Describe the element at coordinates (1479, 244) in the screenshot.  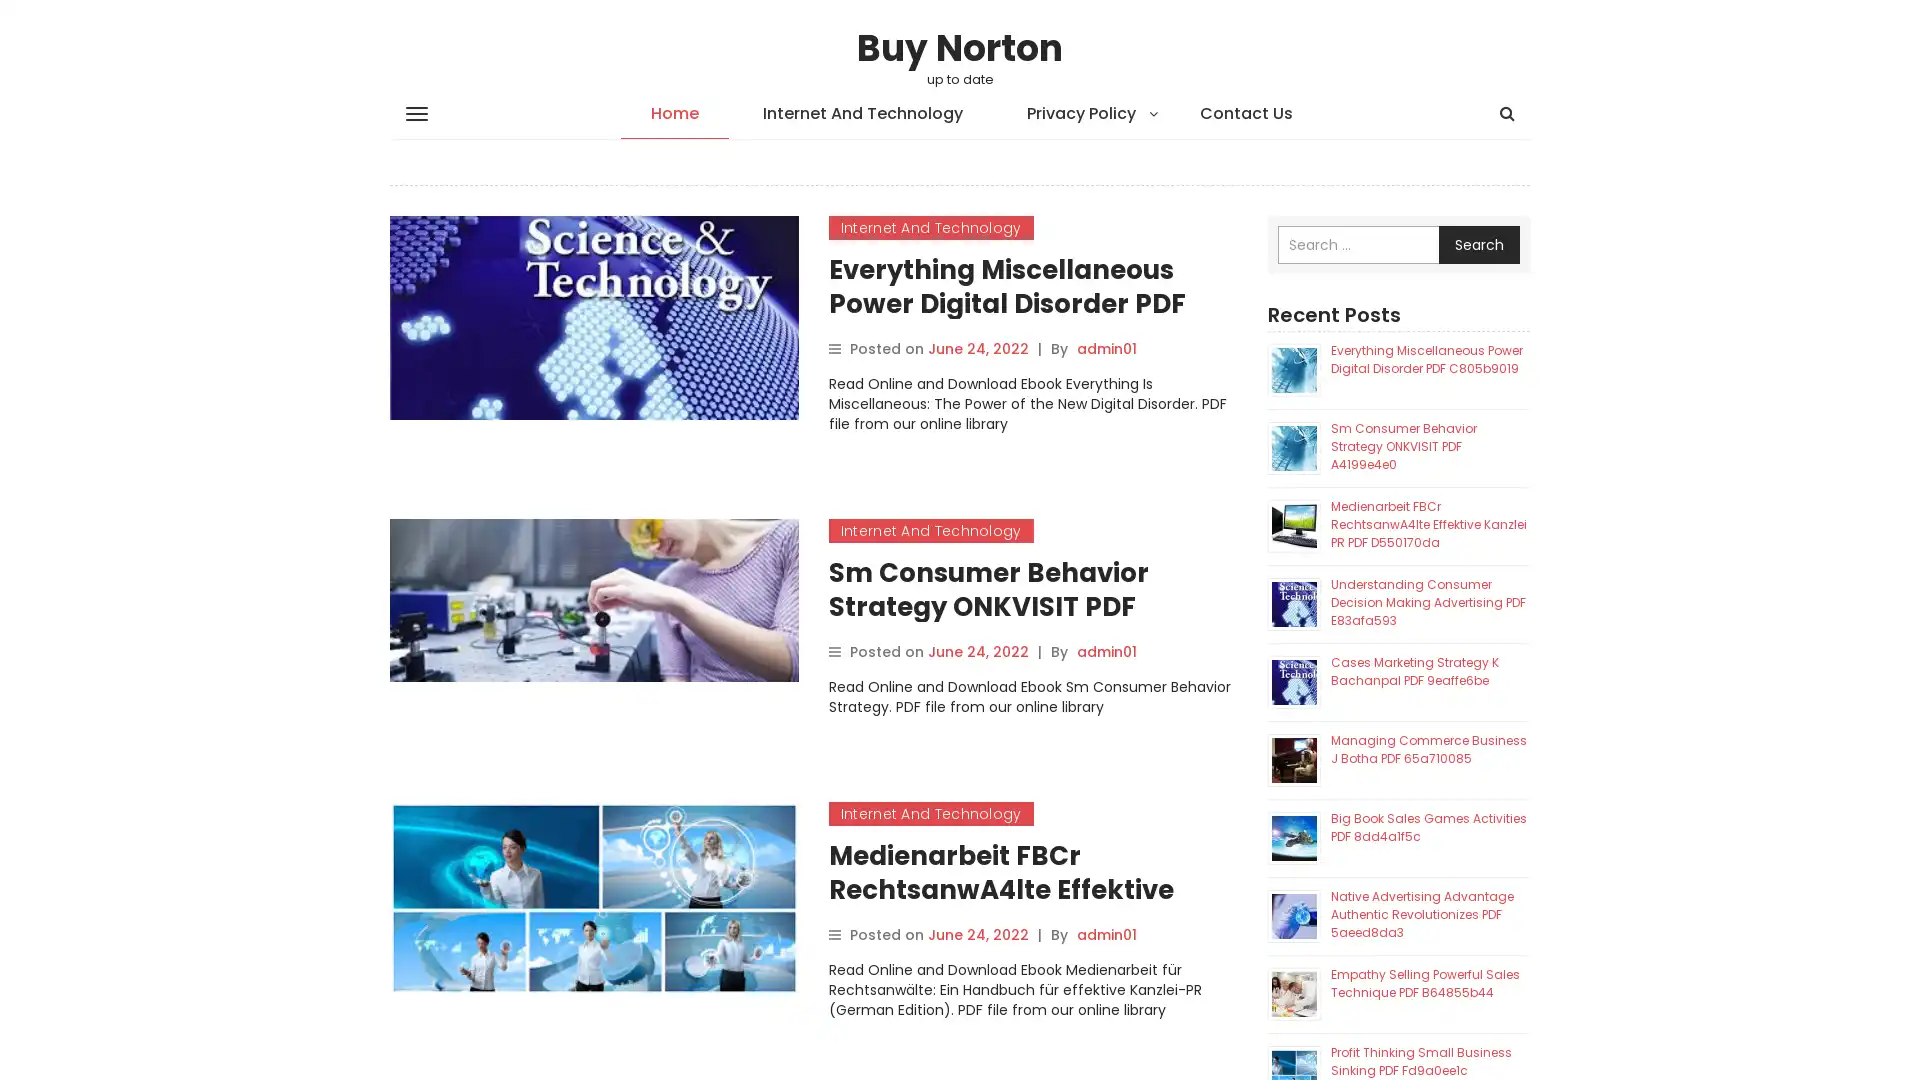
I see `Search` at that location.